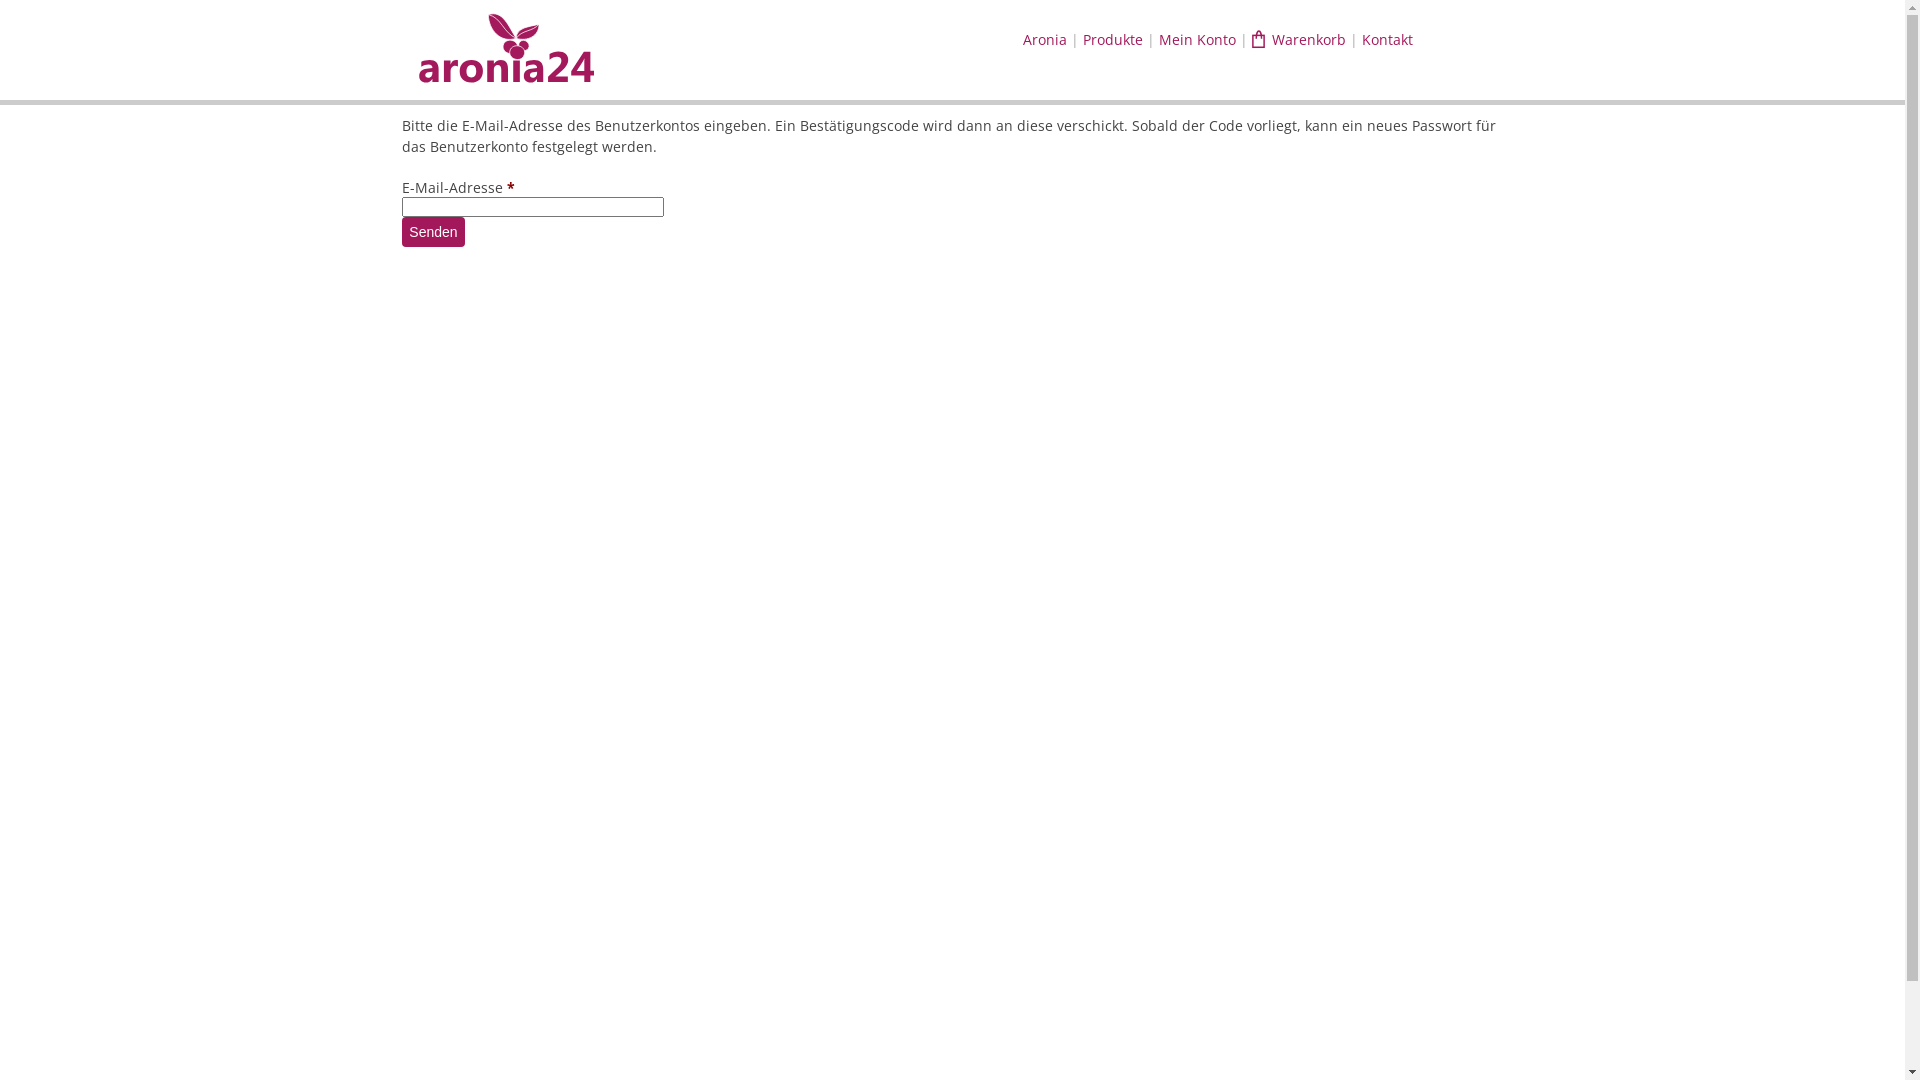 Image resolution: width=1920 pixels, height=1080 pixels. What do you see at coordinates (1386, 39) in the screenshot?
I see `'Kontakt'` at bounding box center [1386, 39].